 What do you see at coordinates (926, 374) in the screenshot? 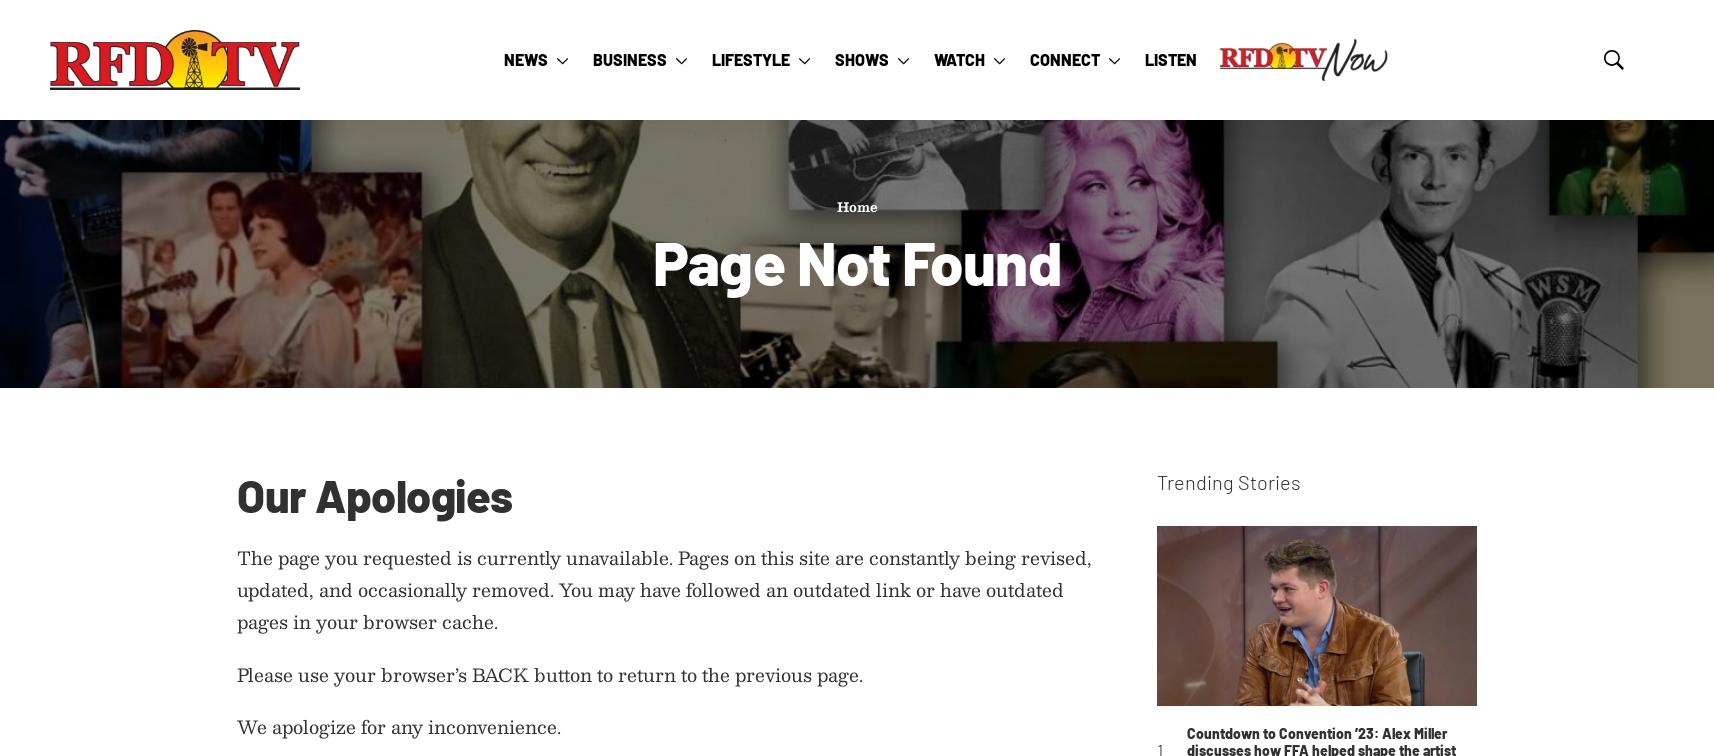
I see `'Rural Lifestyle Shows'` at bounding box center [926, 374].